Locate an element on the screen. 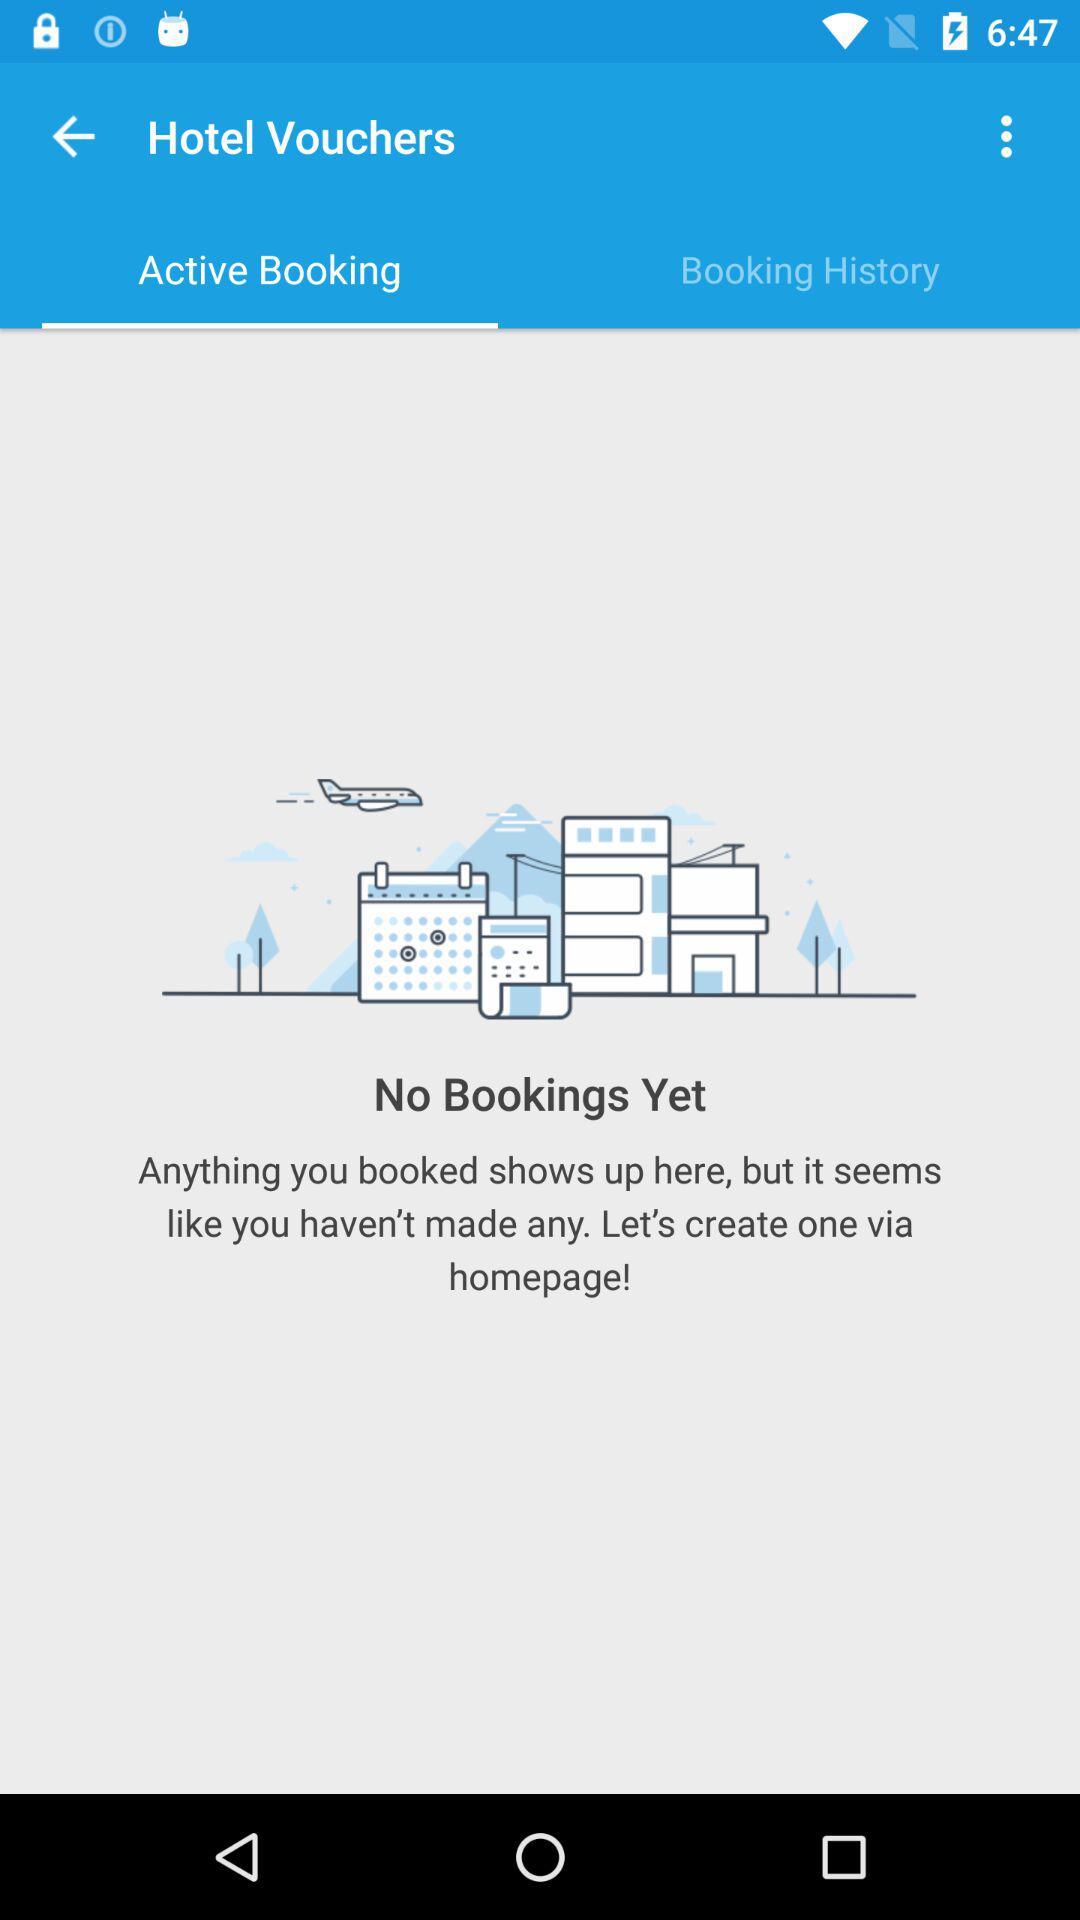 The width and height of the screenshot is (1080, 1920). more options is located at coordinates (1006, 135).